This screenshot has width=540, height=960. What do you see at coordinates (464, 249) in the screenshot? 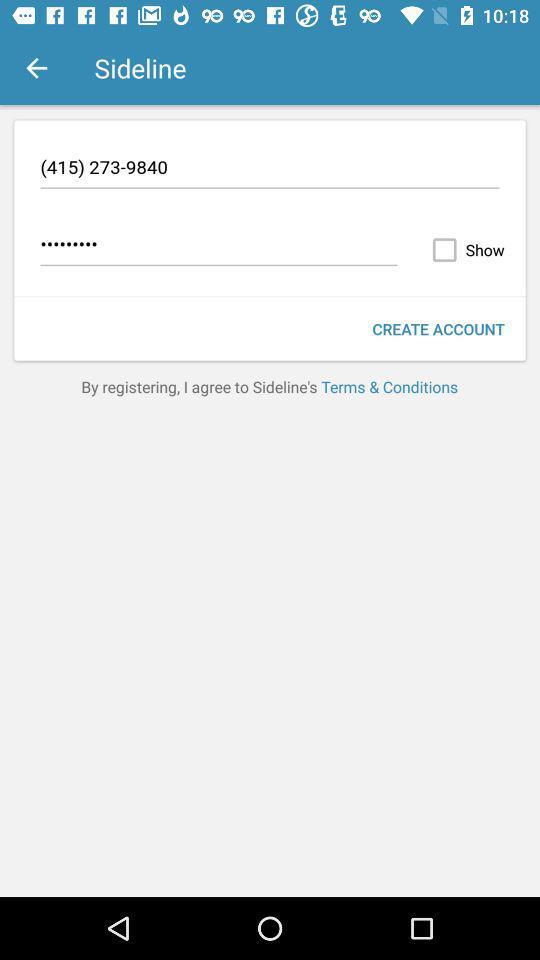
I see `the item to the right of crowd3116 icon` at bounding box center [464, 249].